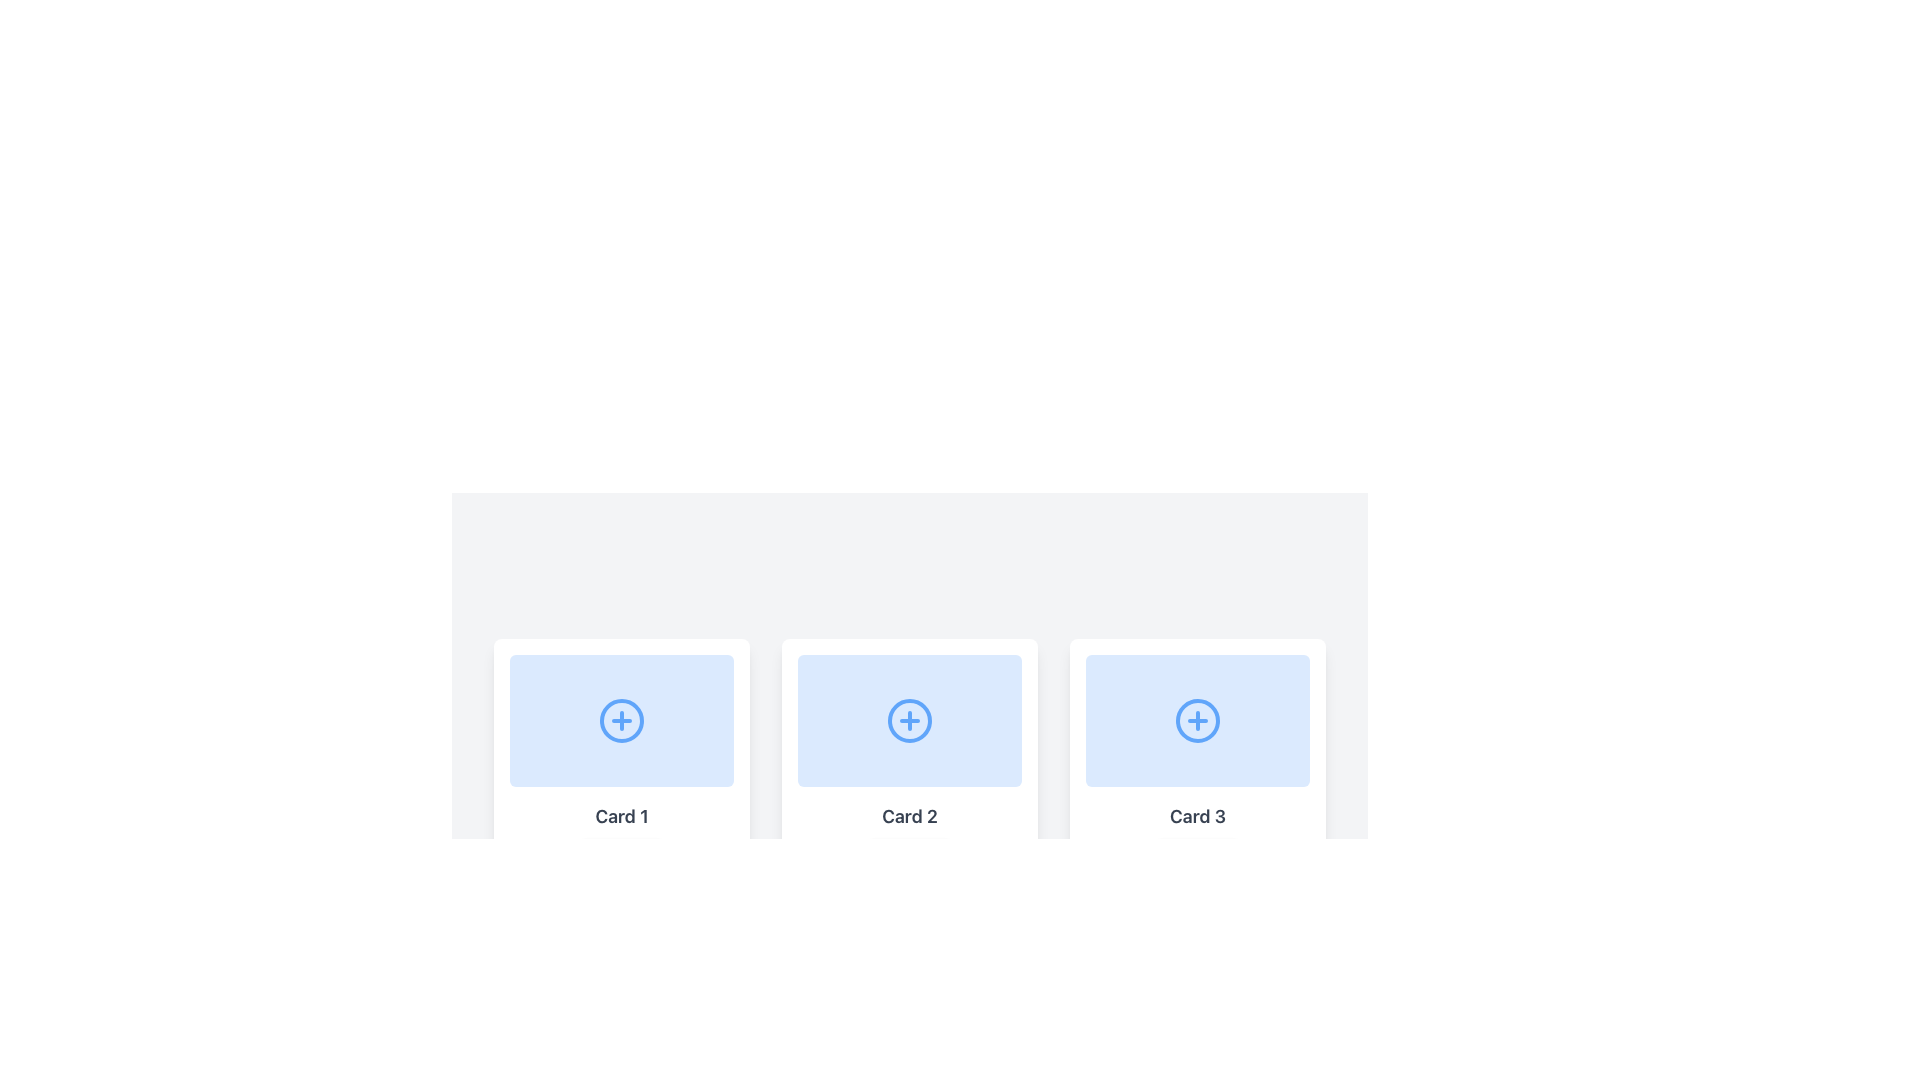 This screenshot has width=1920, height=1080. I want to click on the textual label located below the center of the second card in a horizontal row of three cards, which identifies or names the associated card, so click(909, 817).